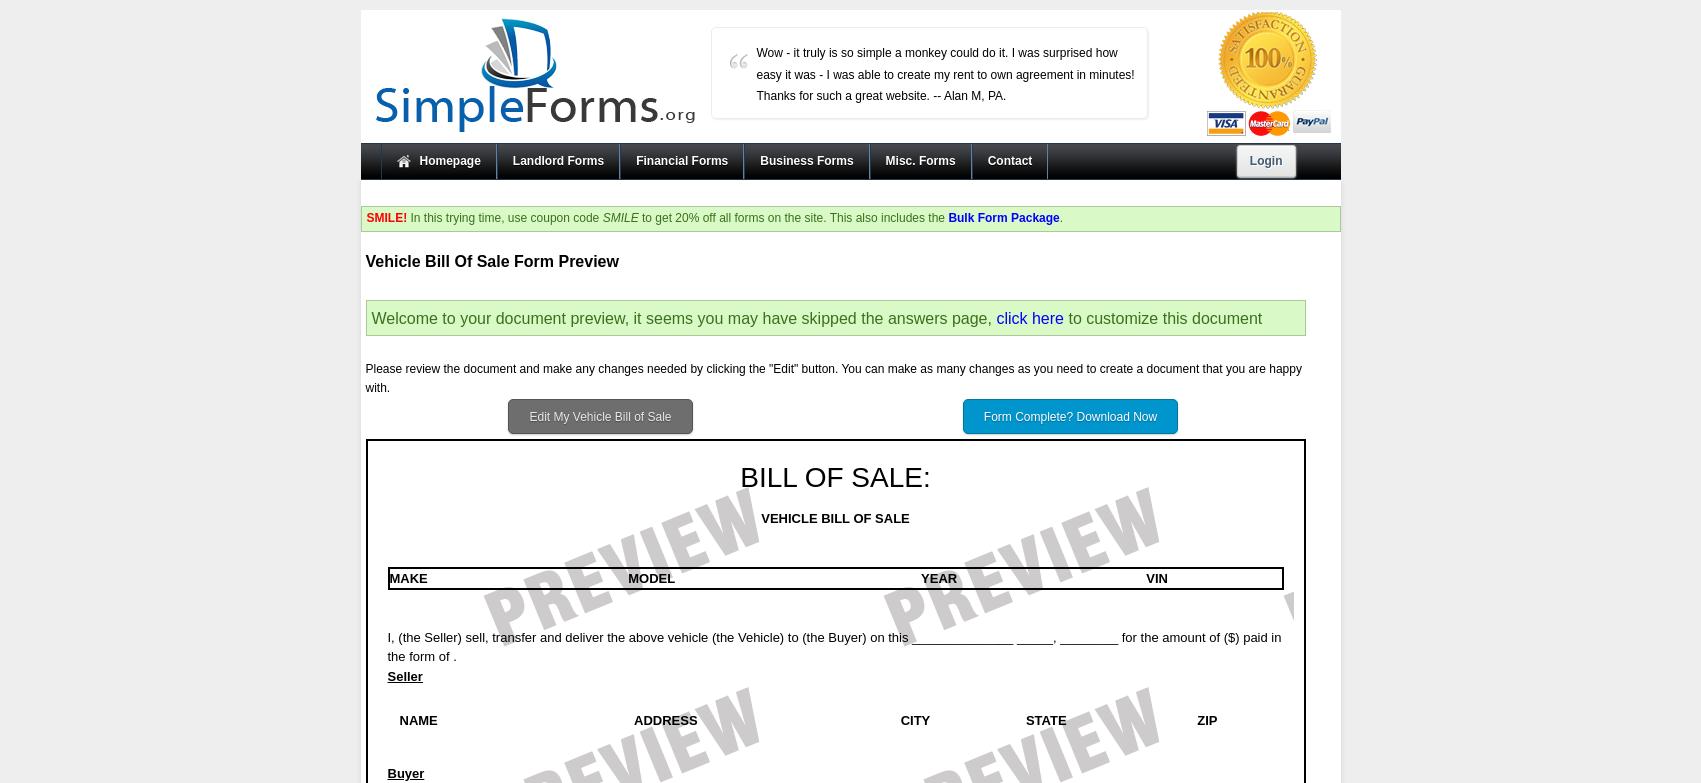 The height and width of the screenshot is (783, 1701). I want to click on 'ADDRESS', so click(664, 718).